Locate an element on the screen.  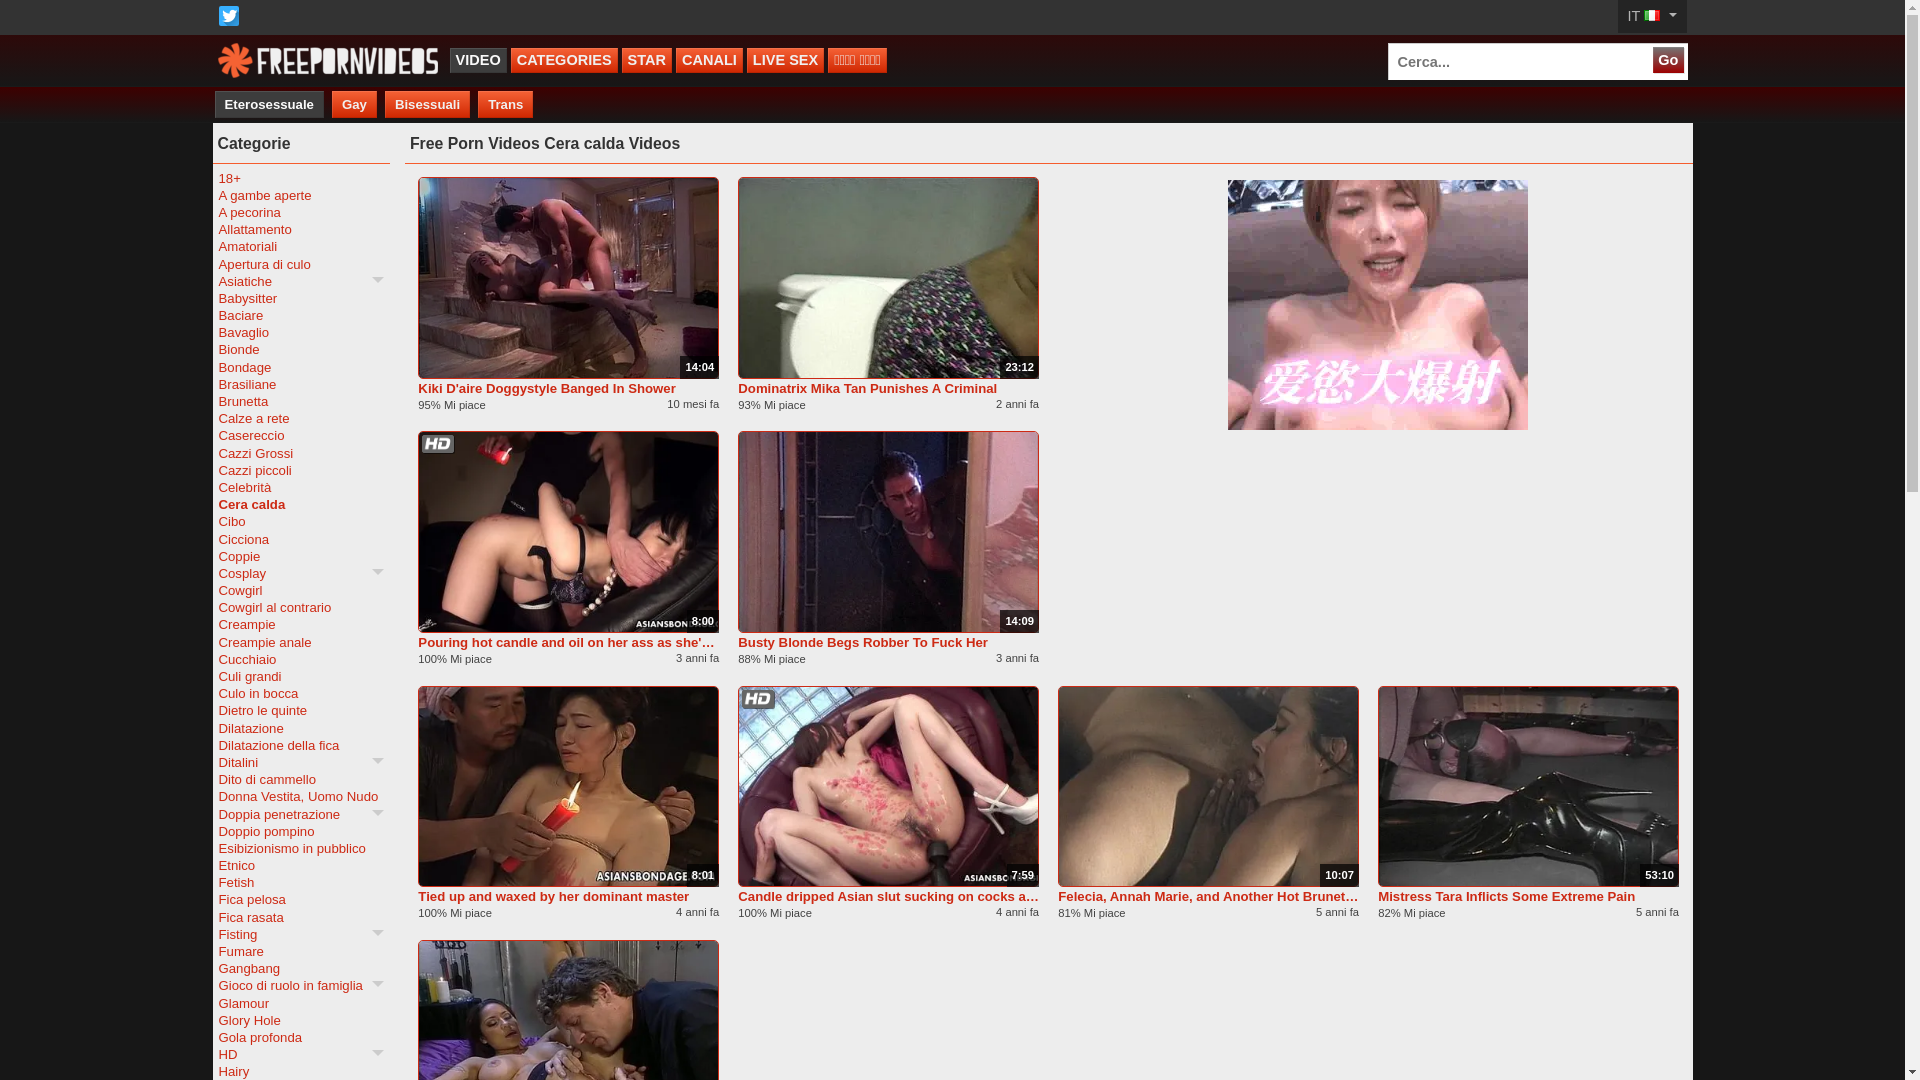
'A gambe aperte' is located at coordinates (300, 195).